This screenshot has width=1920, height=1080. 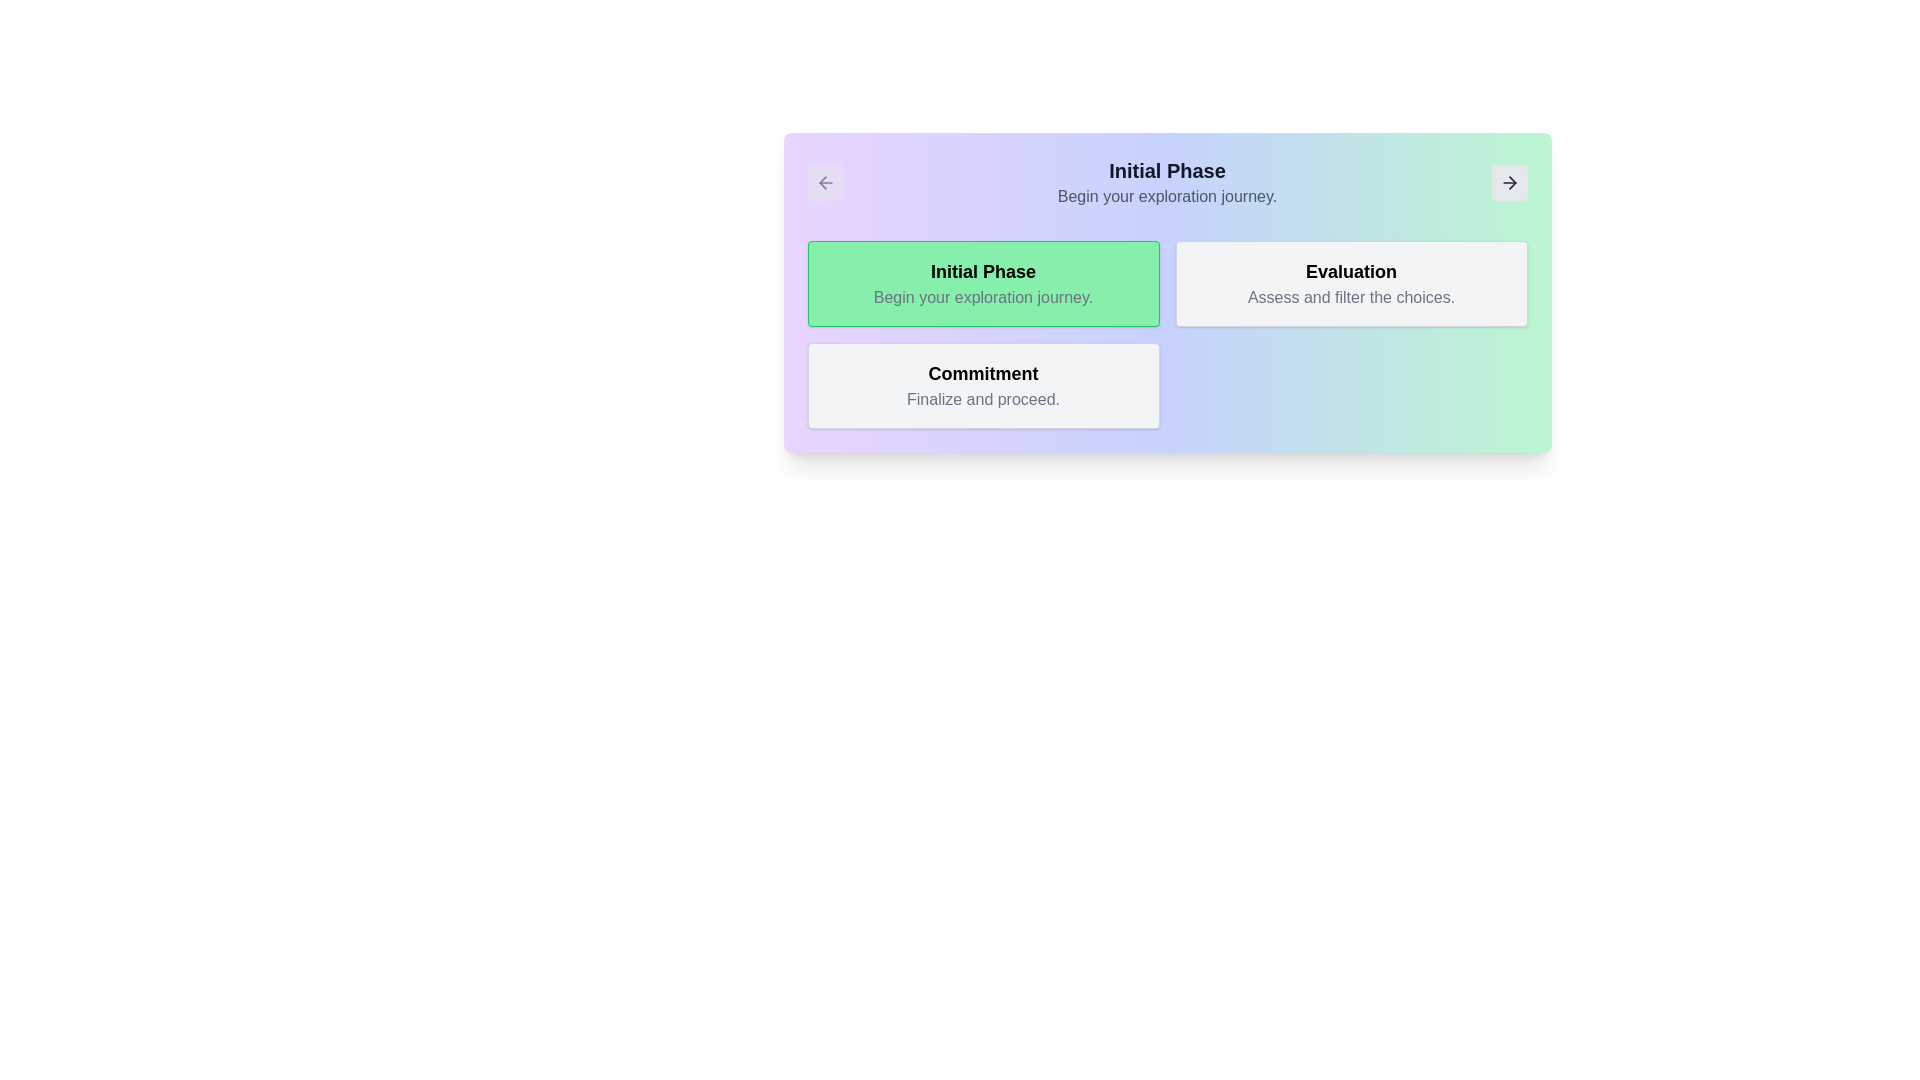 What do you see at coordinates (825, 182) in the screenshot?
I see `the button with a left-pointing arrow icon located in the top-left corner of the card` at bounding box center [825, 182].